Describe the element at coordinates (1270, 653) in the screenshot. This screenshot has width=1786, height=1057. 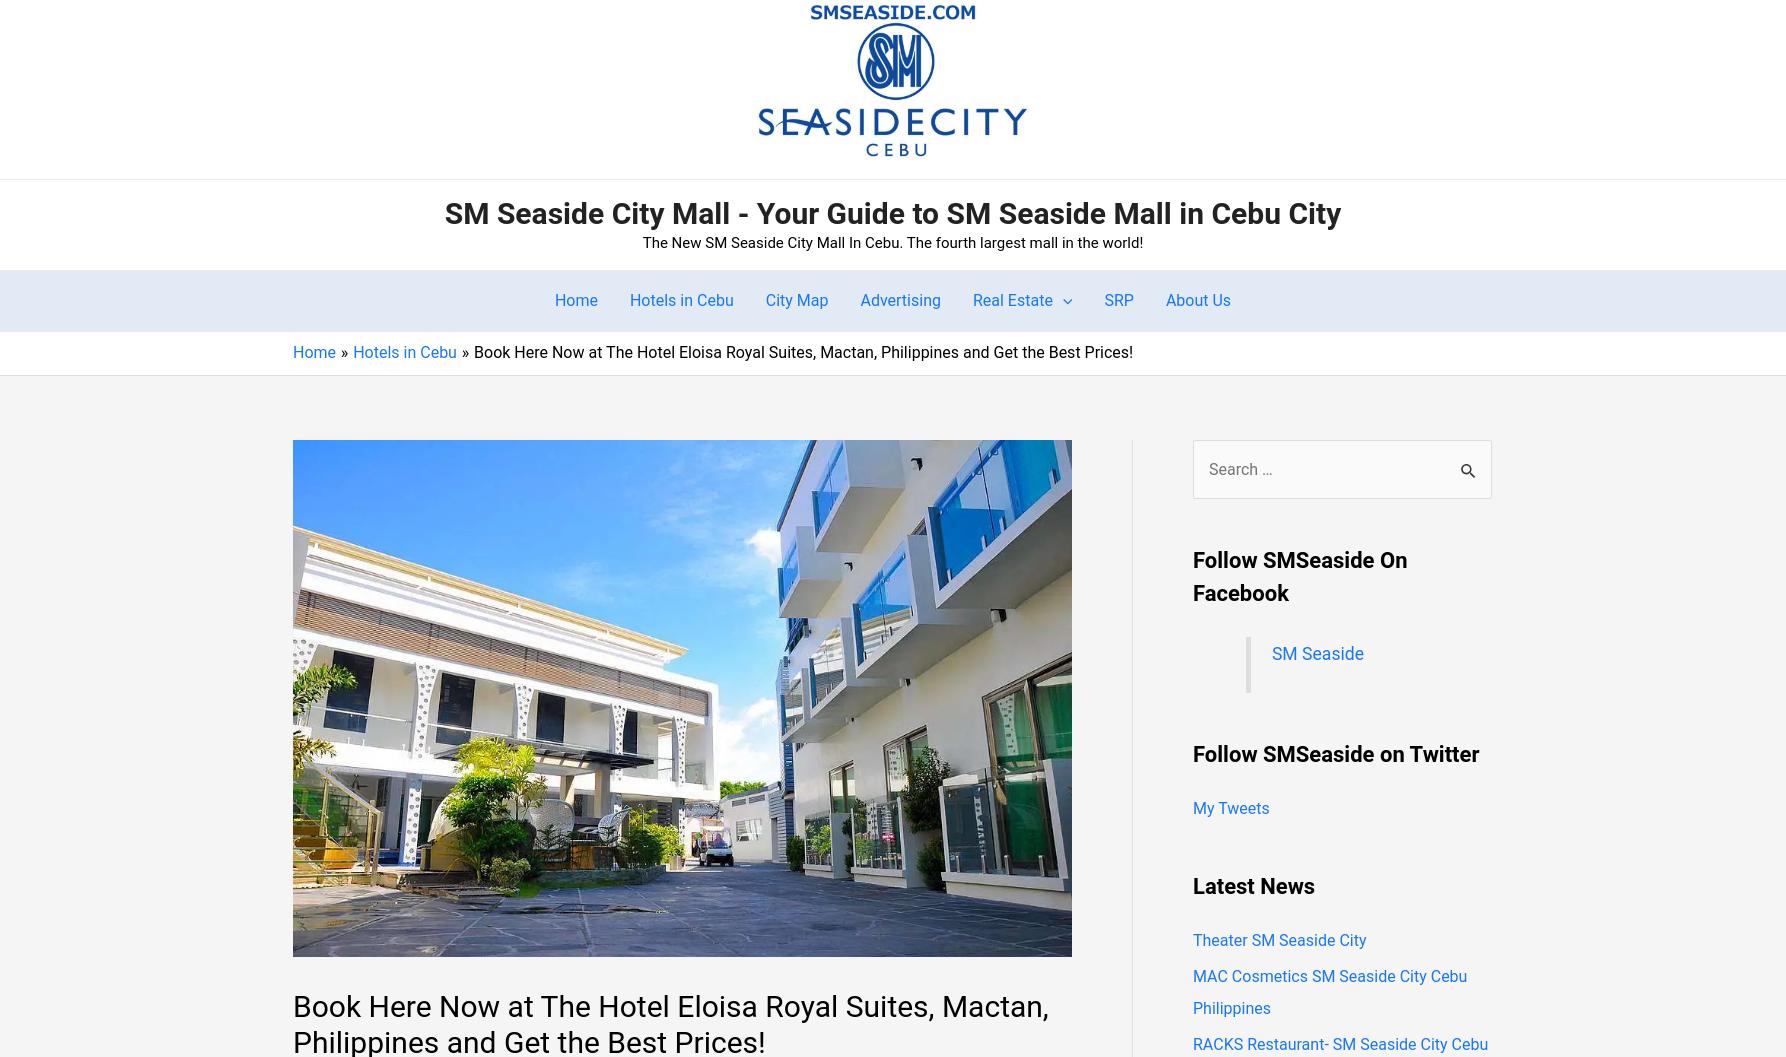
I see `'SM Seaside'` at that location.